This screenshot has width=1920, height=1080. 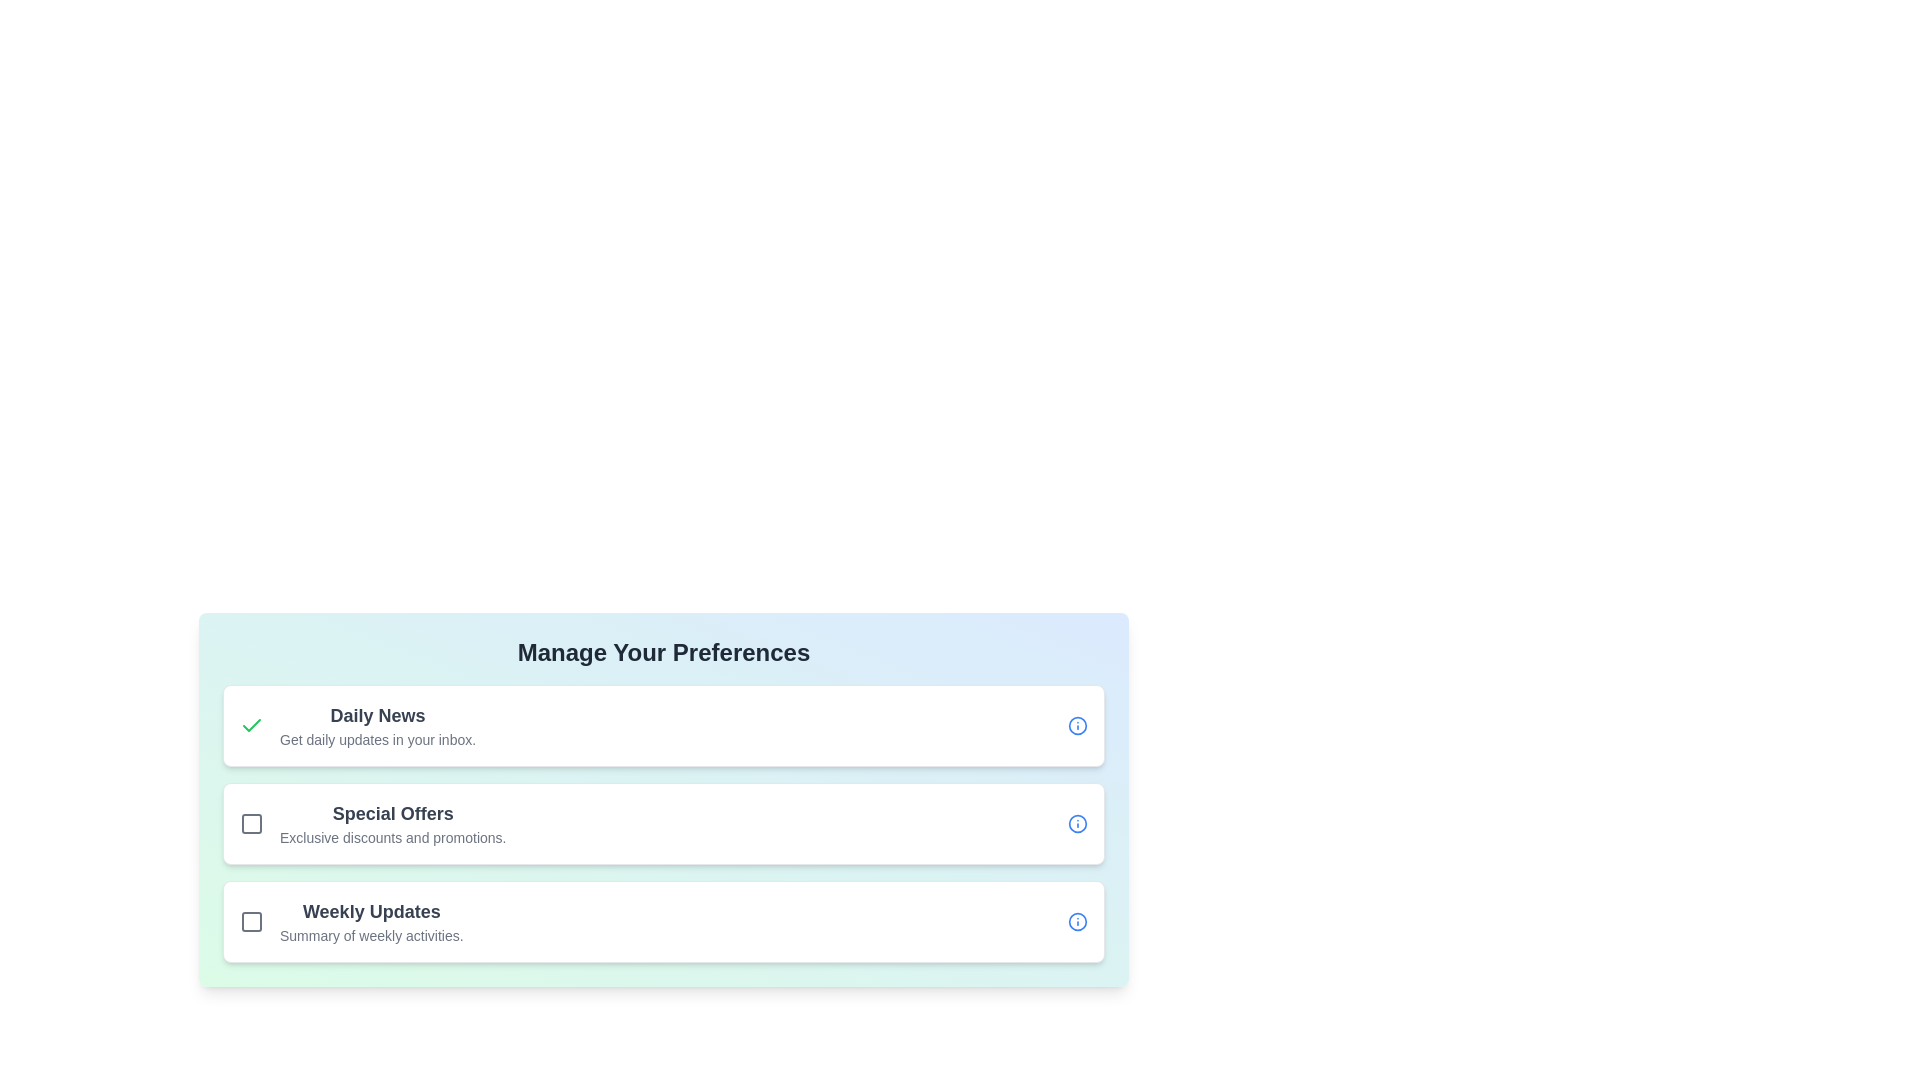 What do you see at coordinates (251, 725) in the screenshot?
I see `the checkmark icon indicating a selected state for the 'Daily News' subscription option in the preferences section` at bounding box center [251, 725].